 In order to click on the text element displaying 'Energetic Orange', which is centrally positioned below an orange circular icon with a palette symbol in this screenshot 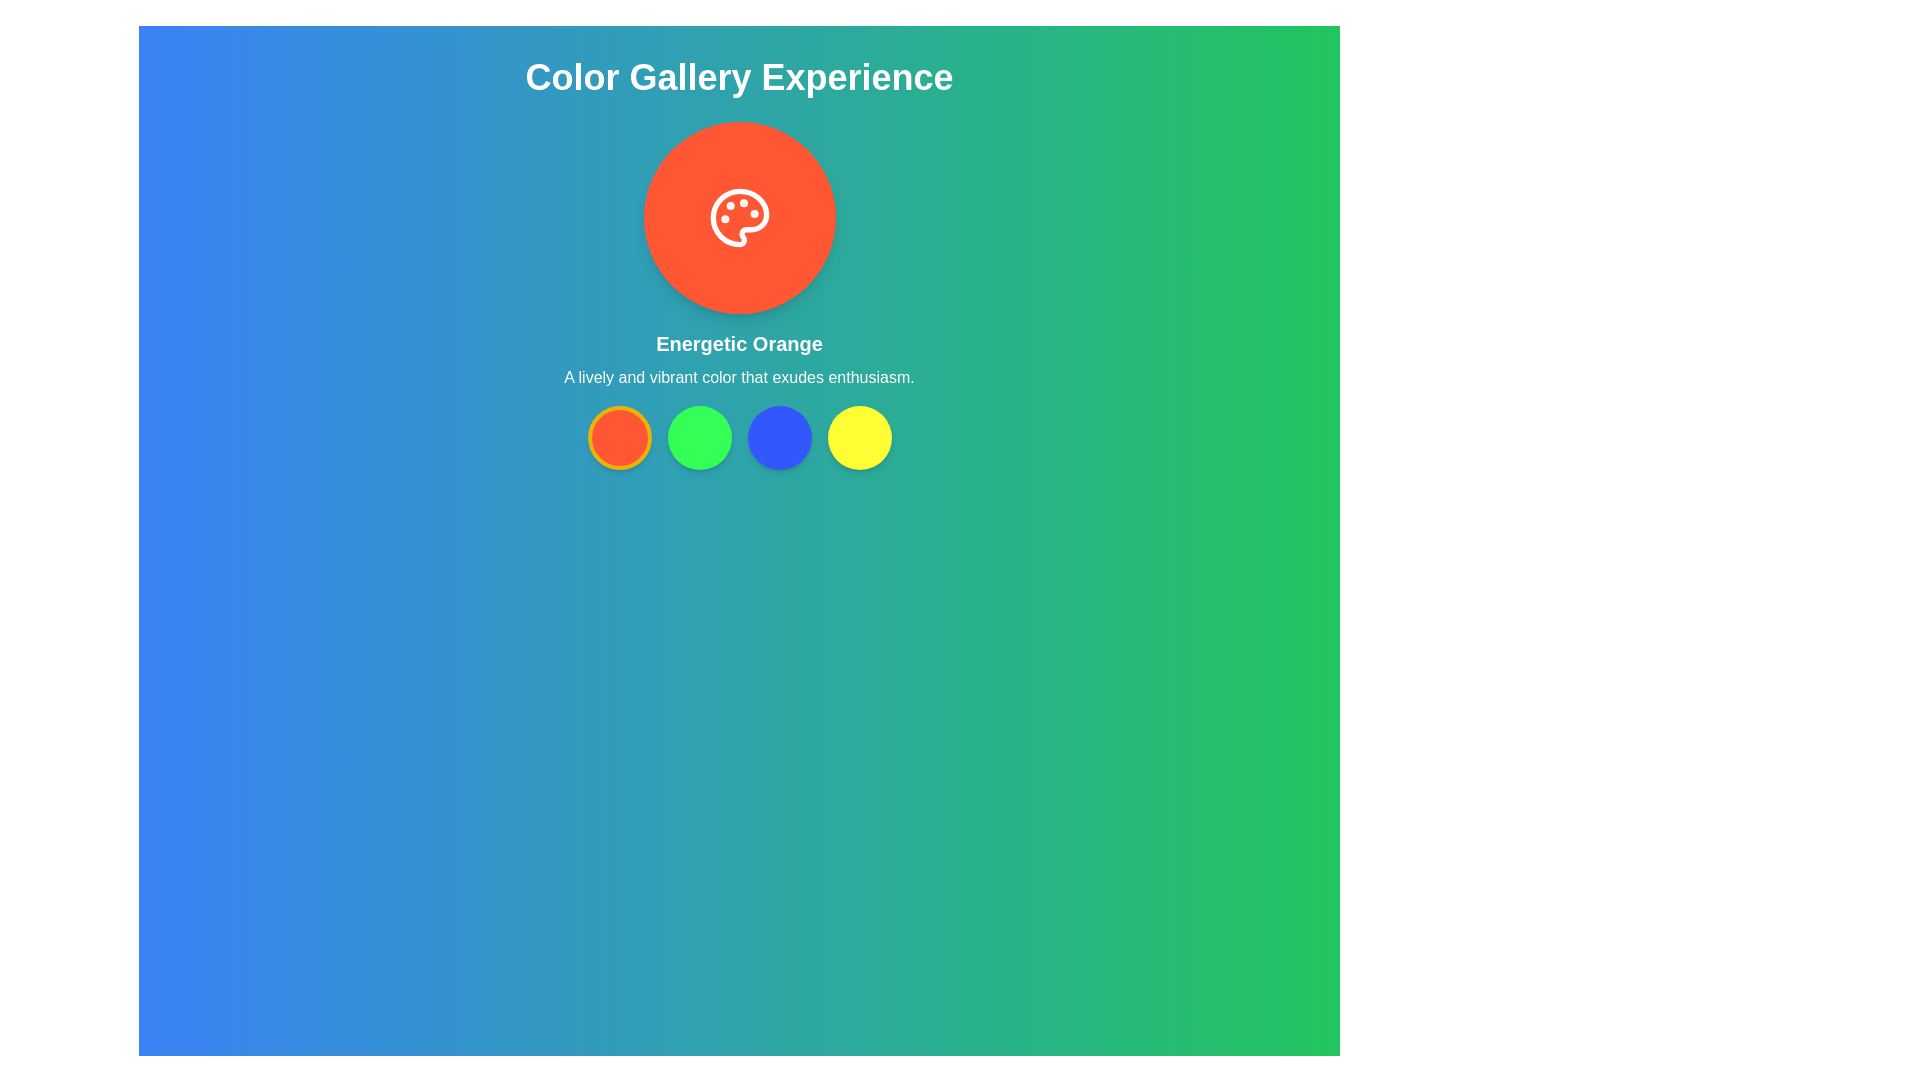, I will do `click(738, 342)`.